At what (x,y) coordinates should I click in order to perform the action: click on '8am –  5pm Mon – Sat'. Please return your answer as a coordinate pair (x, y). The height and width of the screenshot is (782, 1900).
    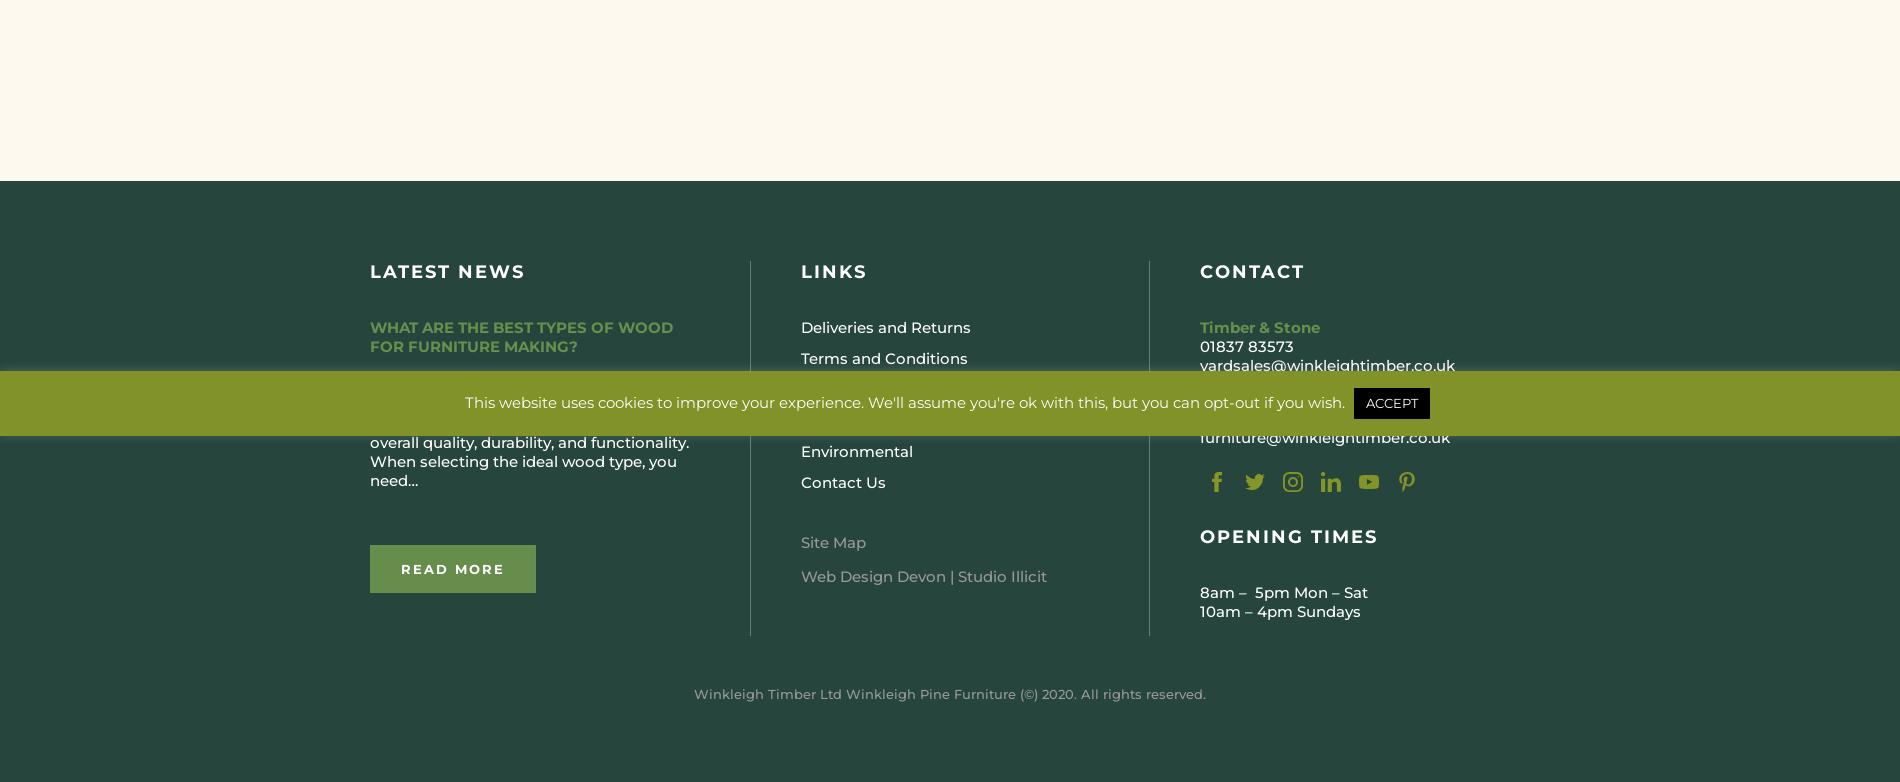
    Looking at the image, I should click on (1283, 591).